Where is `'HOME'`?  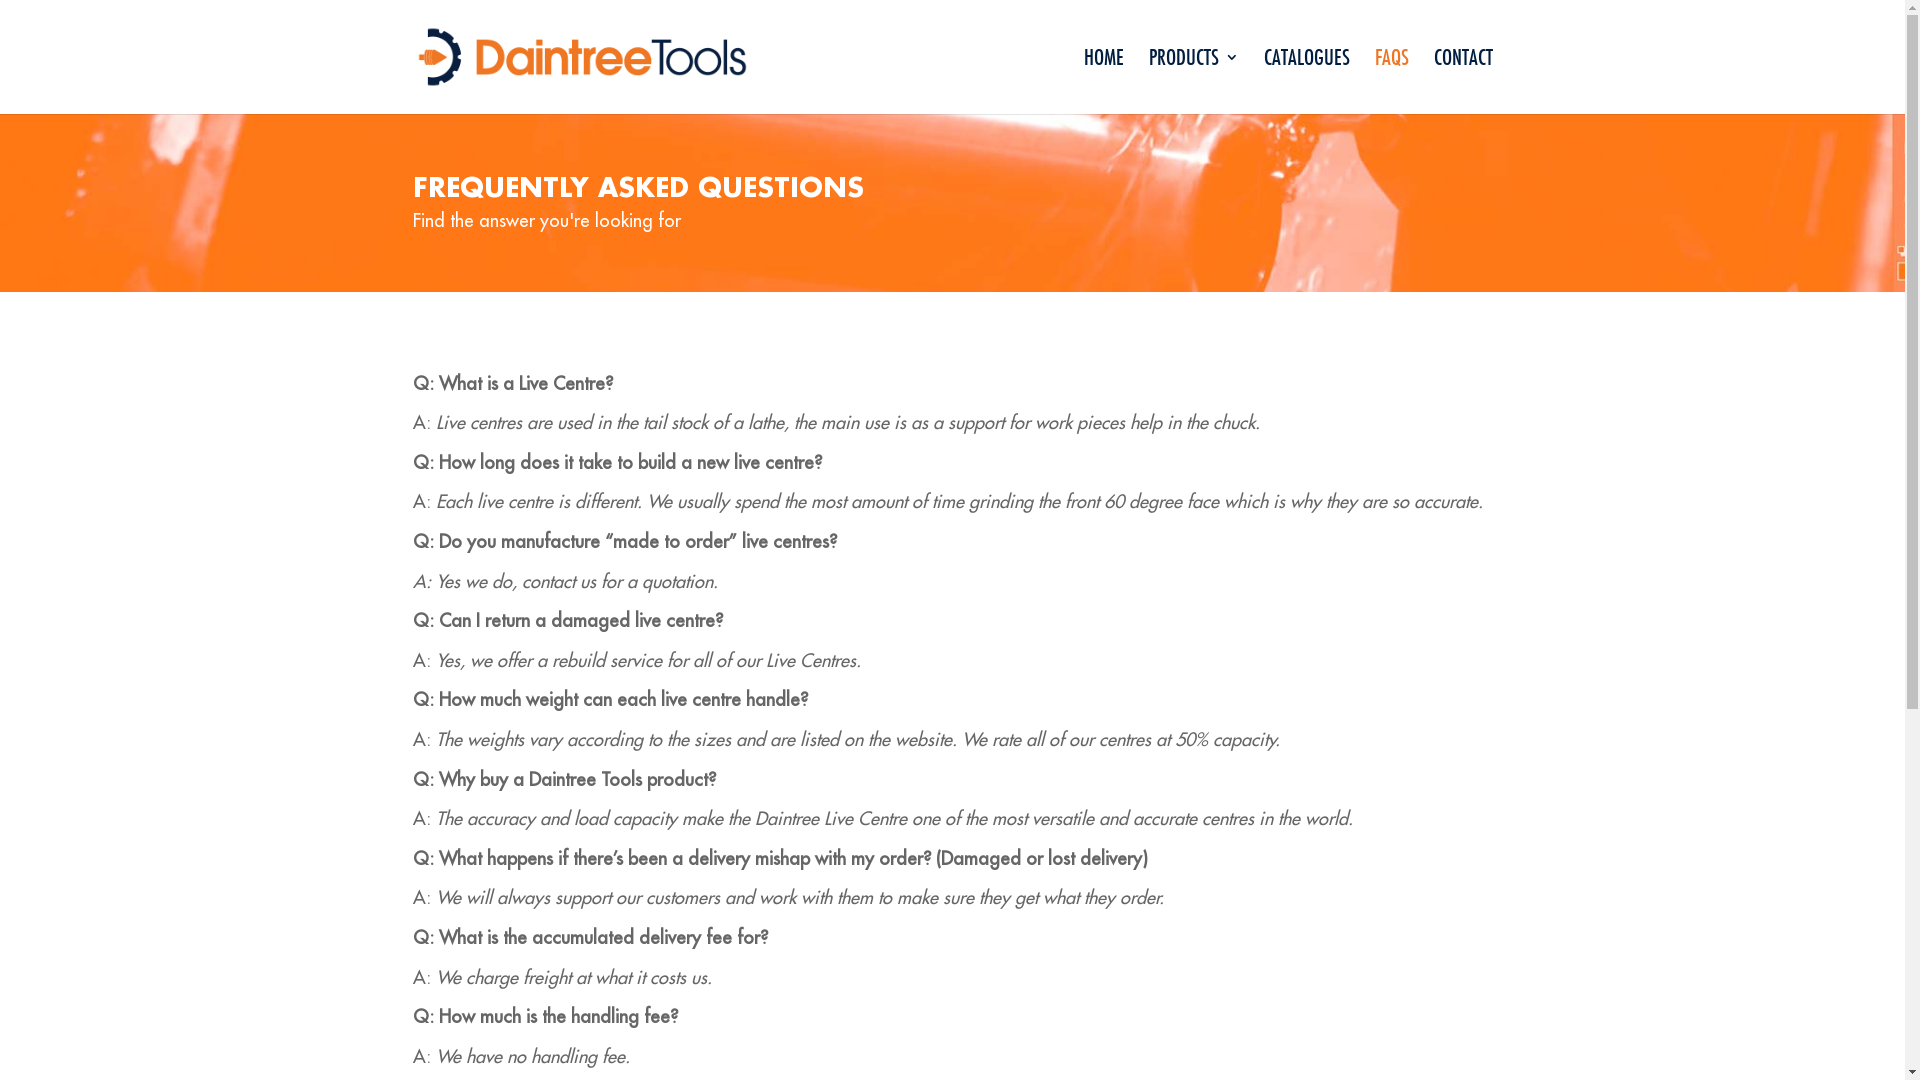 'HOME' is located at coordinates (1103, 80).